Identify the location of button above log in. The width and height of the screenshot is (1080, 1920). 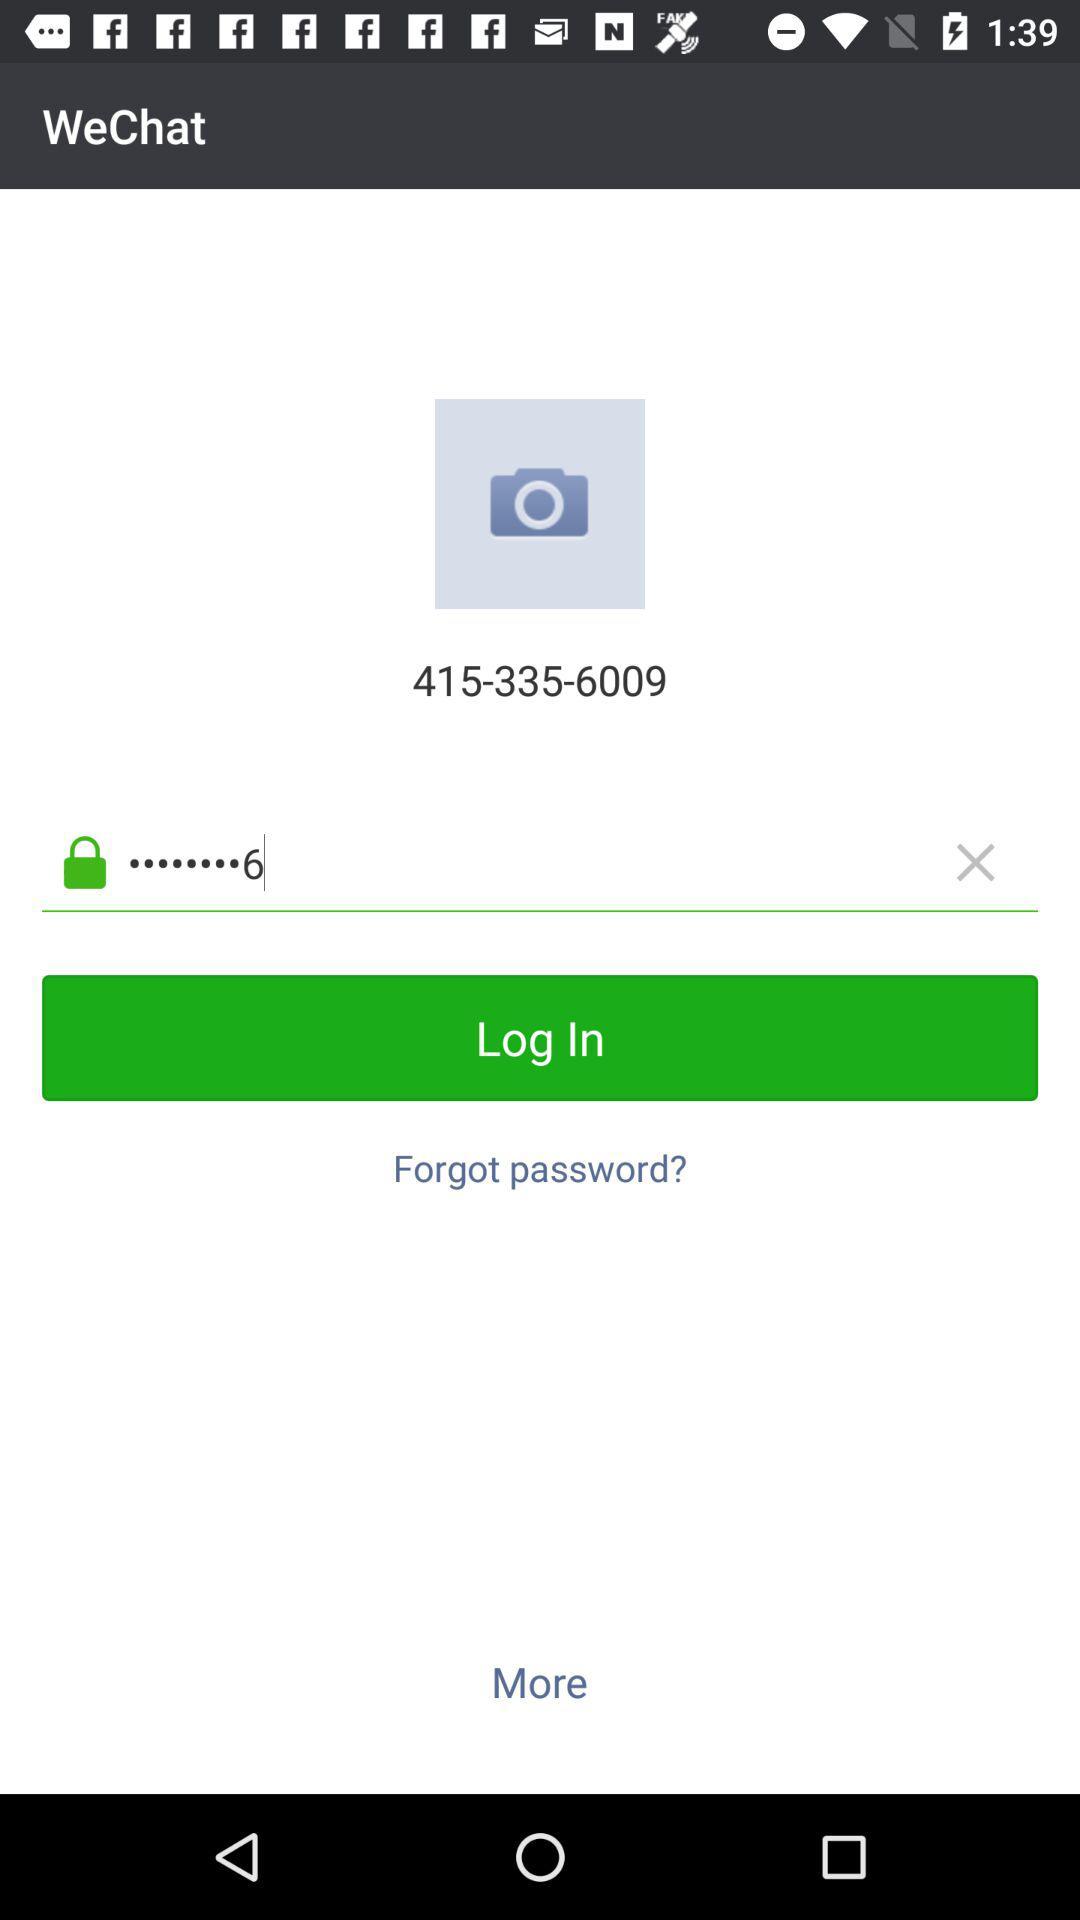
(572, 862).